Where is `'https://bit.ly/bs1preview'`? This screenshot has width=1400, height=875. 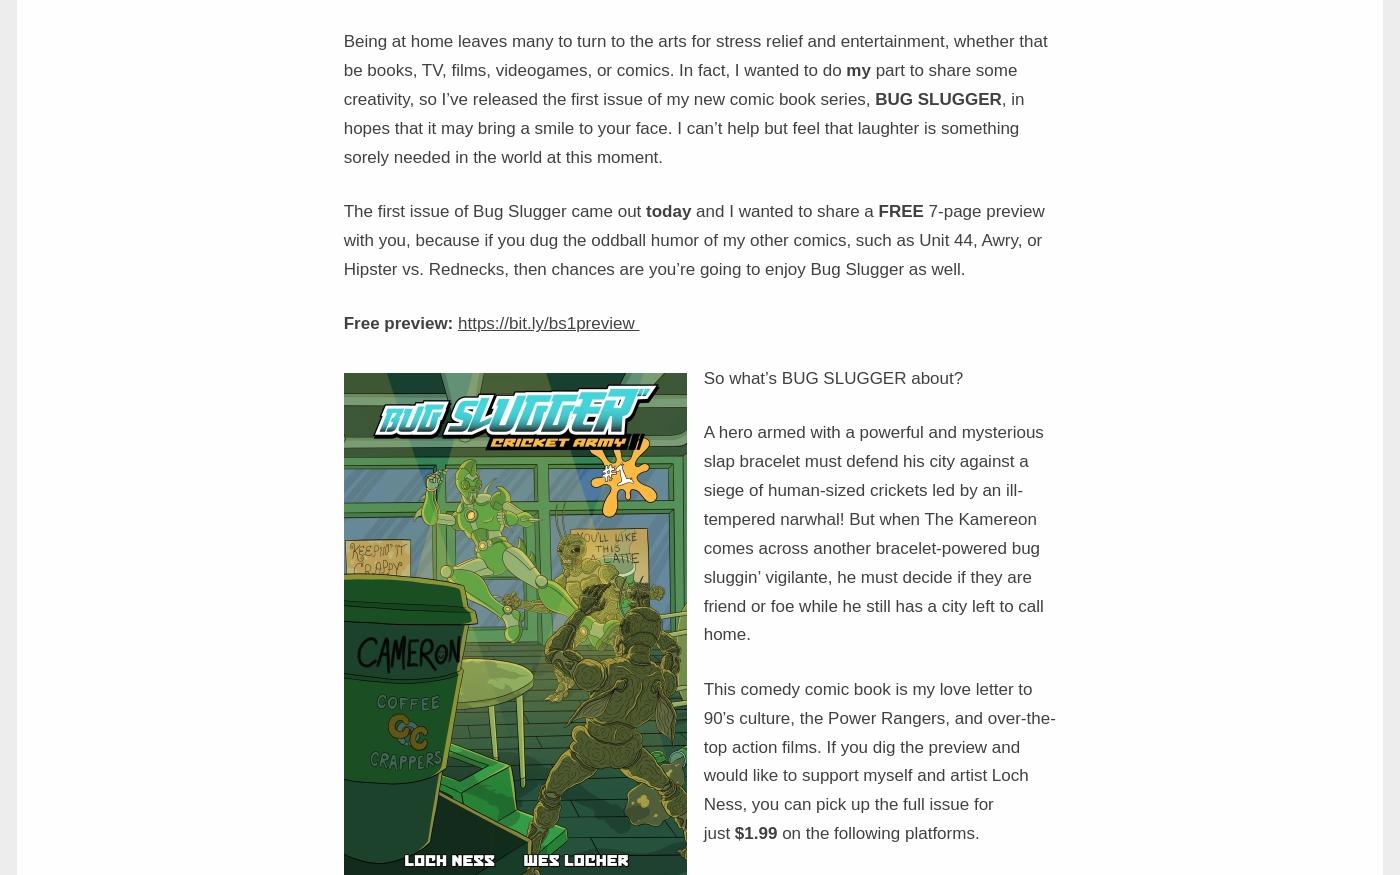 'https://bit.ly/bs1preview' is located at coordinates (548, 323).